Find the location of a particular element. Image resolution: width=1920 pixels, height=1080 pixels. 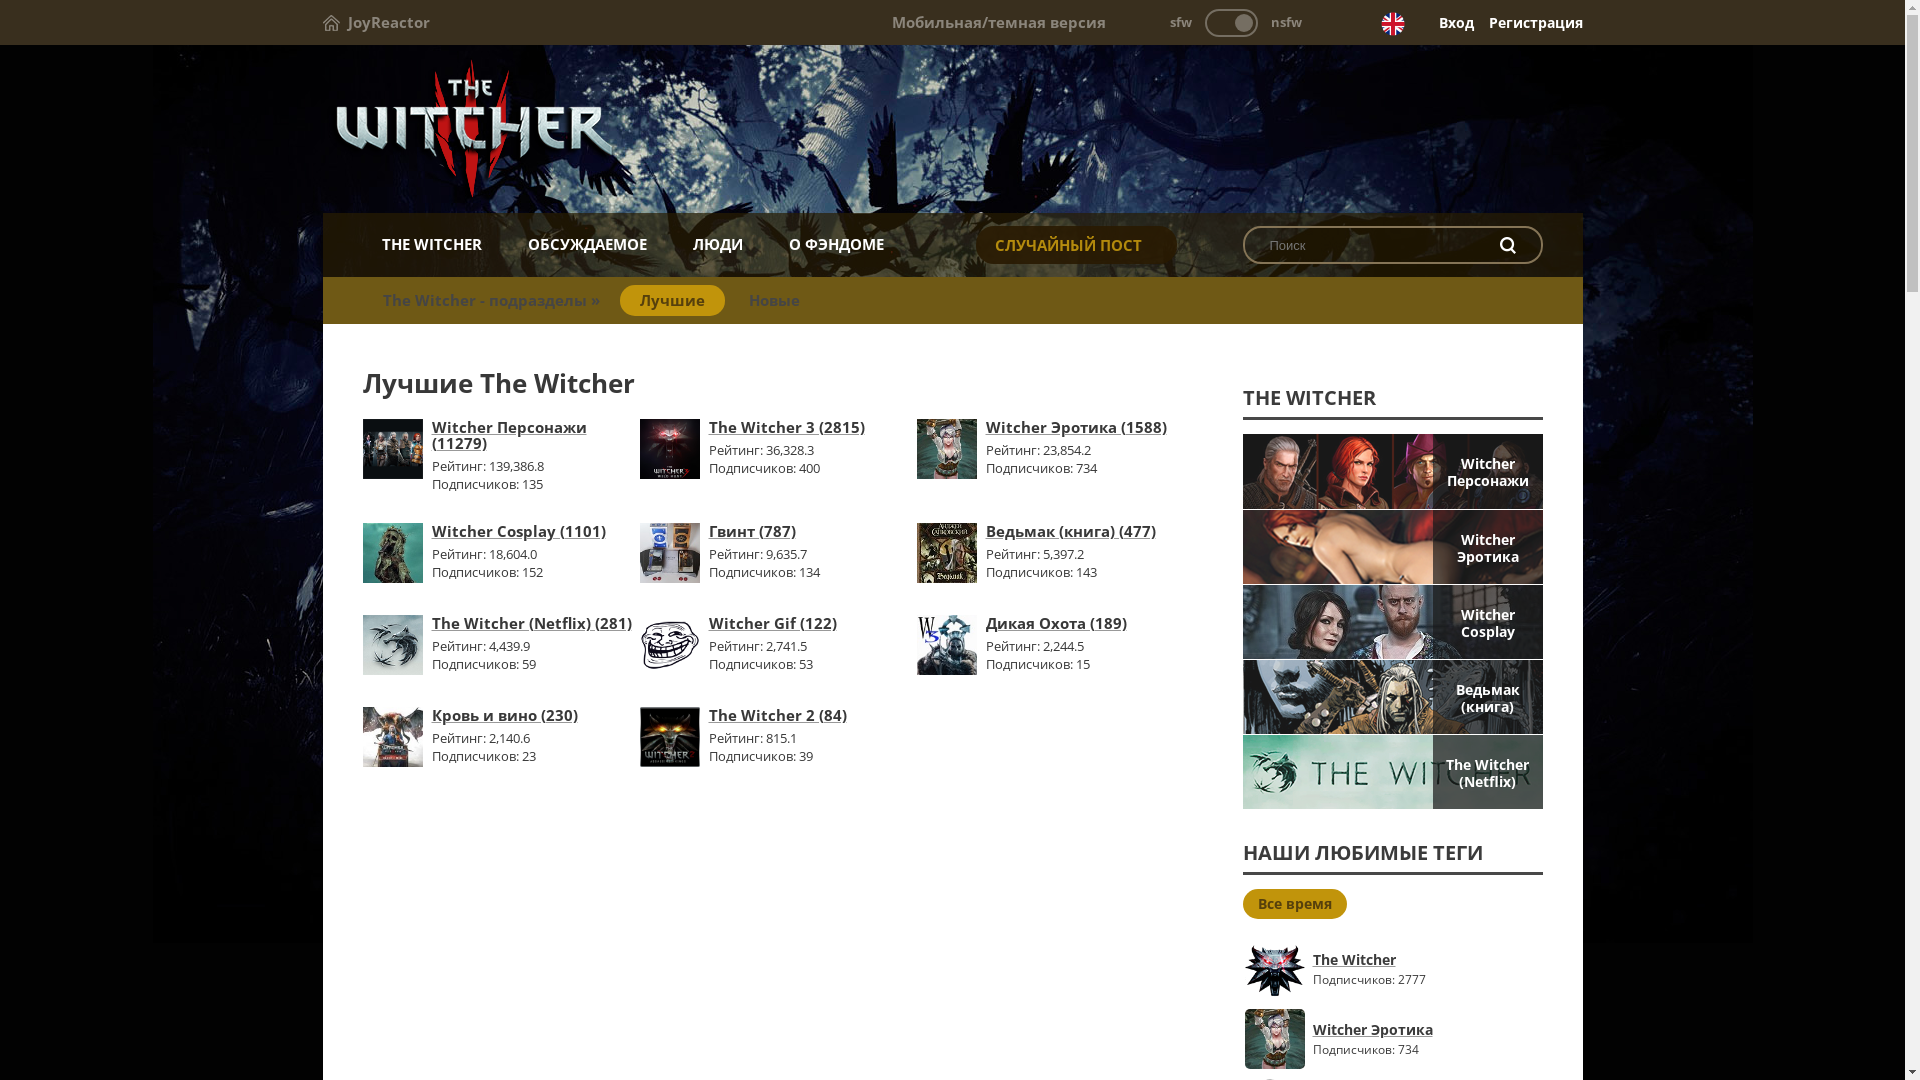

'The Witcher 3 (2815)' is located at coordinates (785, 426).